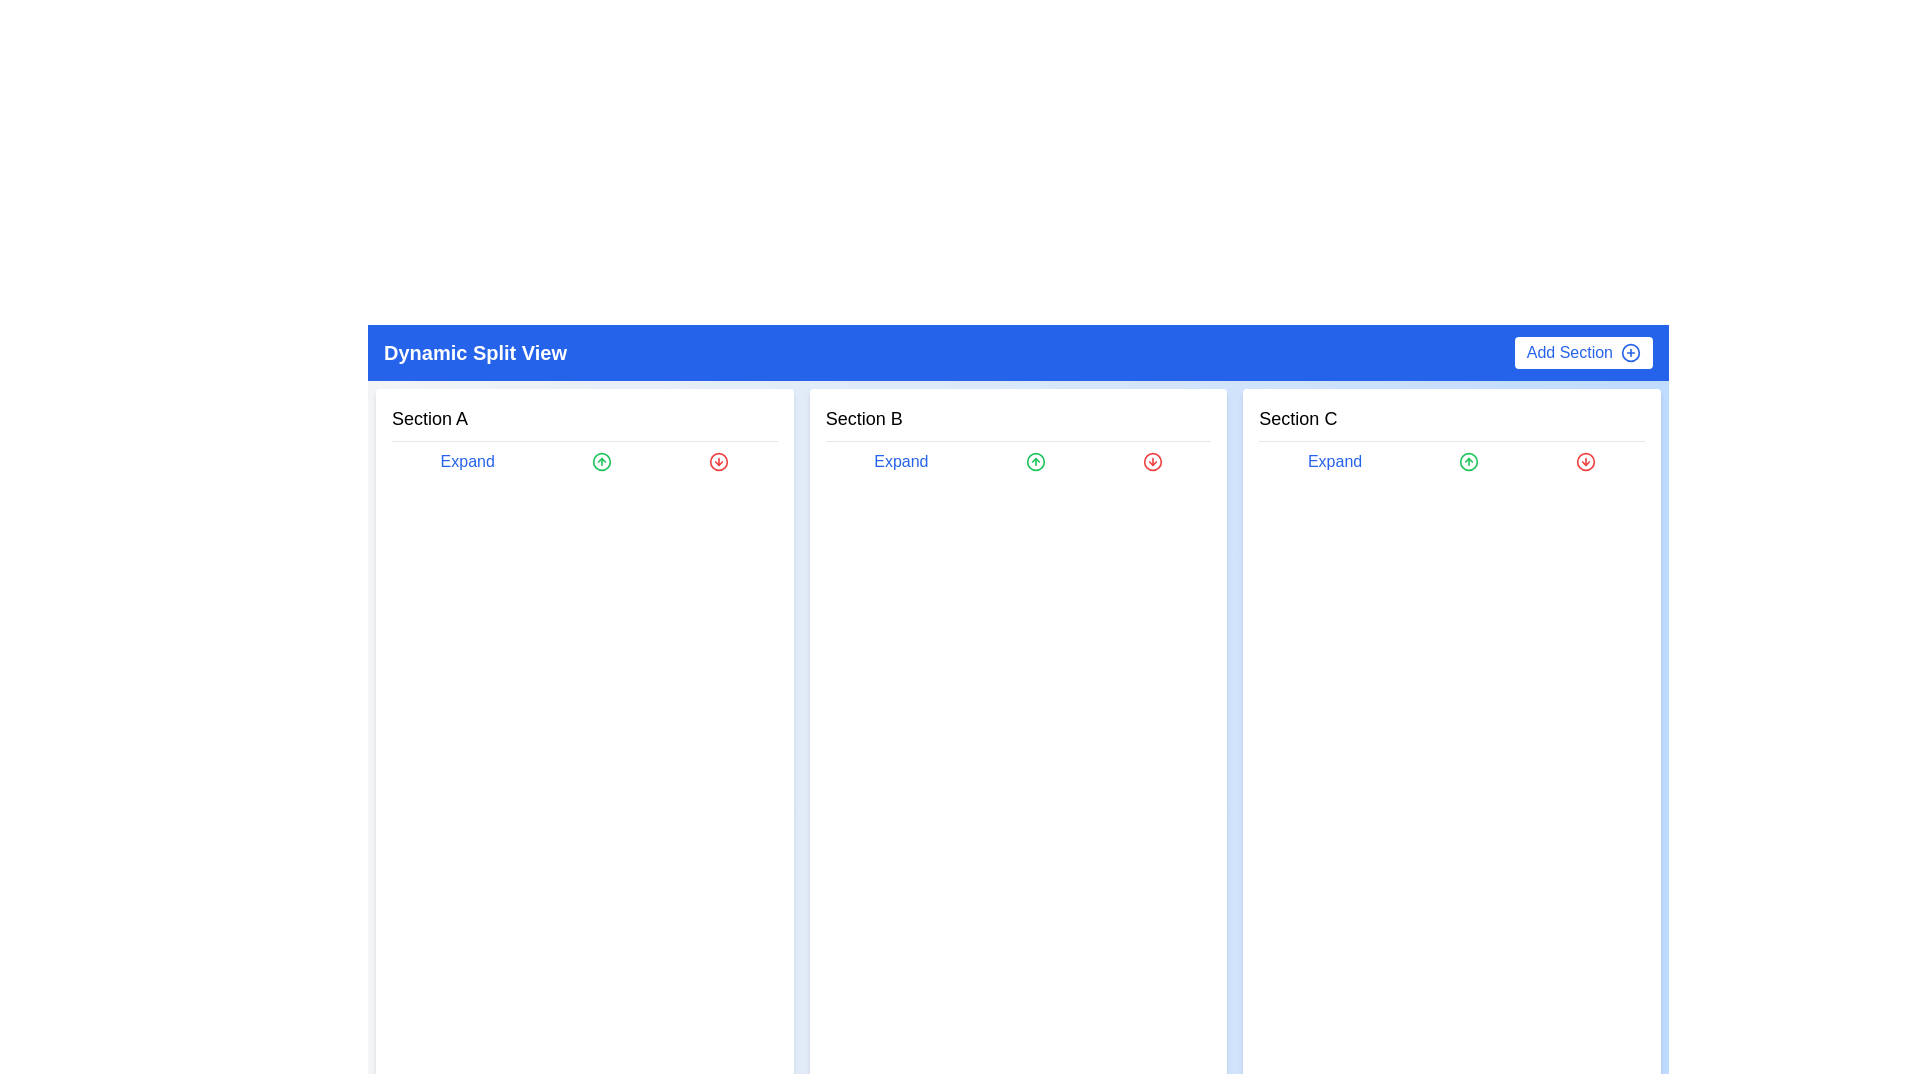  What do you see at coordinates (474, 352) in the screenshot?
I see `the Text Label that serves as the title or label for the interface, located near the top-left corner of the blue header bar, adjacent to the 'Add Section' button` at bounding box center [474, 352].